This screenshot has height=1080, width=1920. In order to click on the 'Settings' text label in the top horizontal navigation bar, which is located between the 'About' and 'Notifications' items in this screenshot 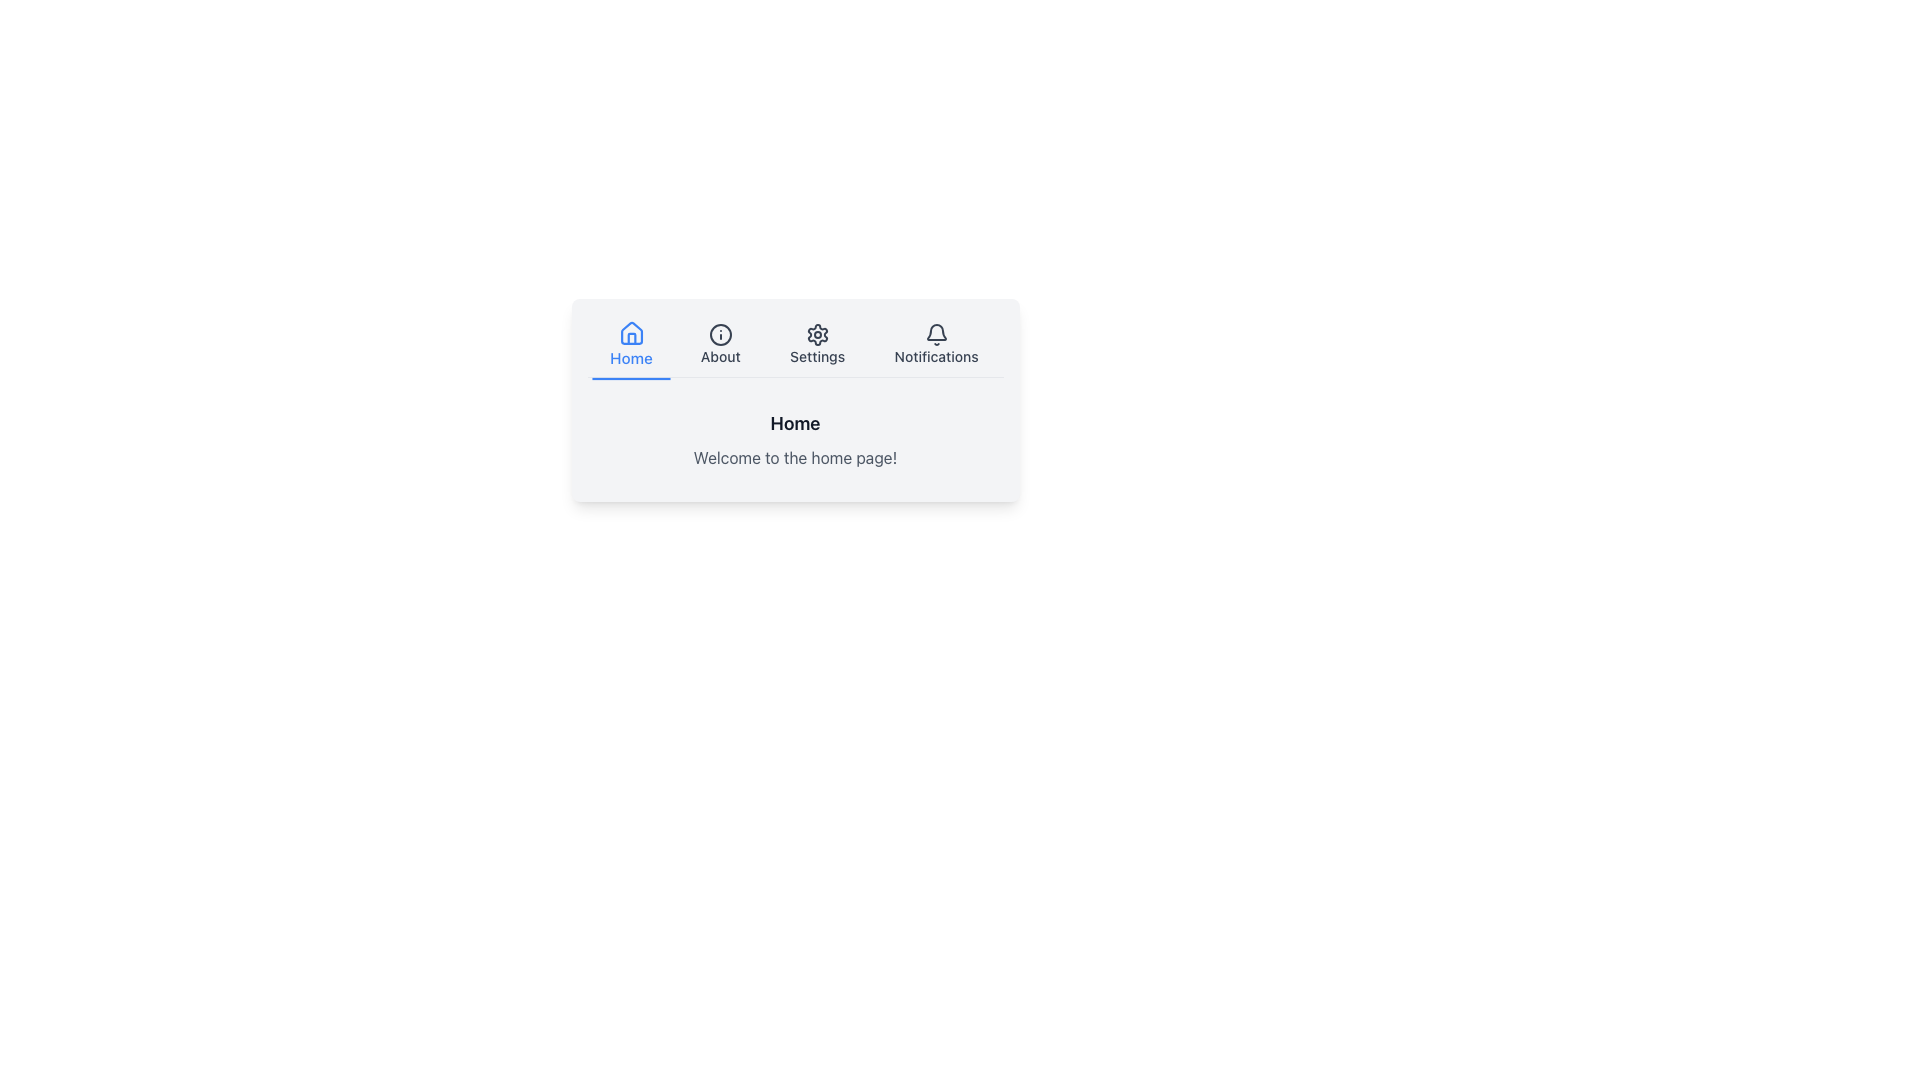, I will do `click(817, 356)`.